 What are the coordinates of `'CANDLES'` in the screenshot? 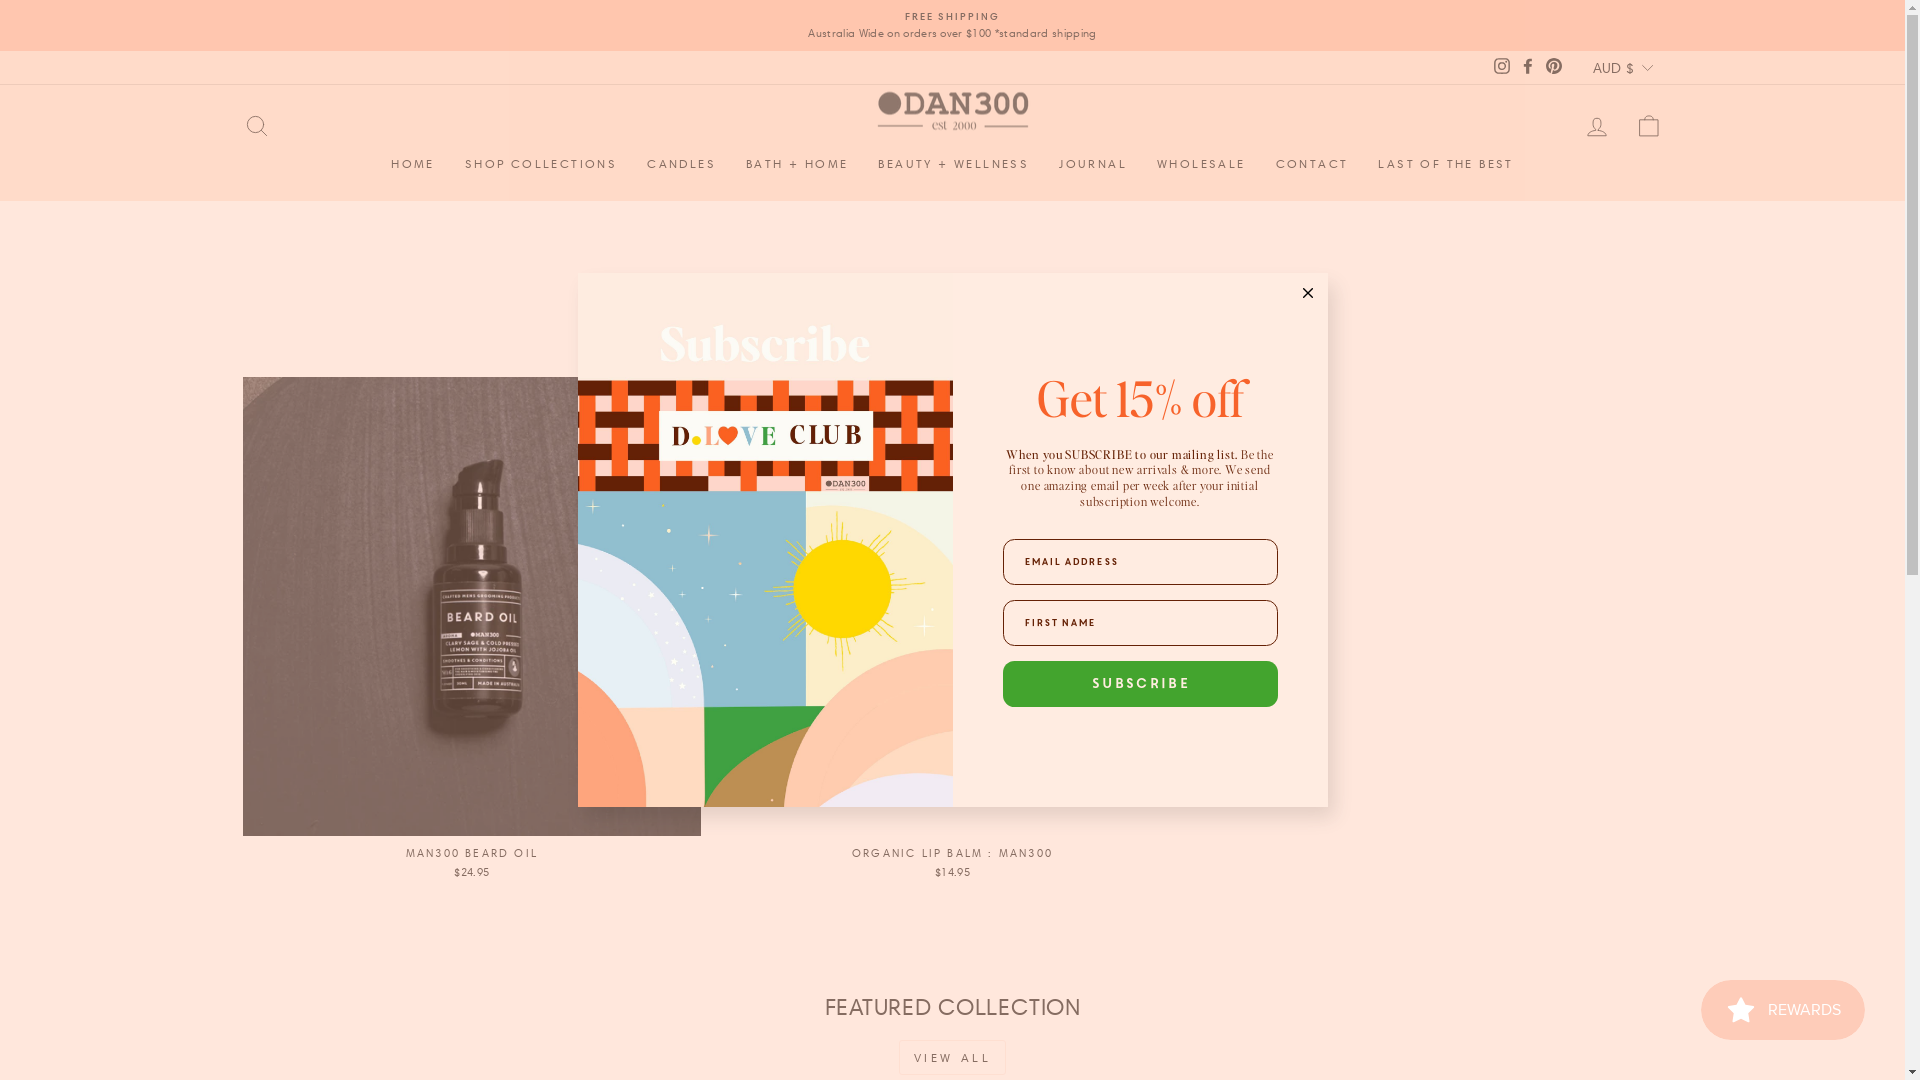 It's located at (681, 163).